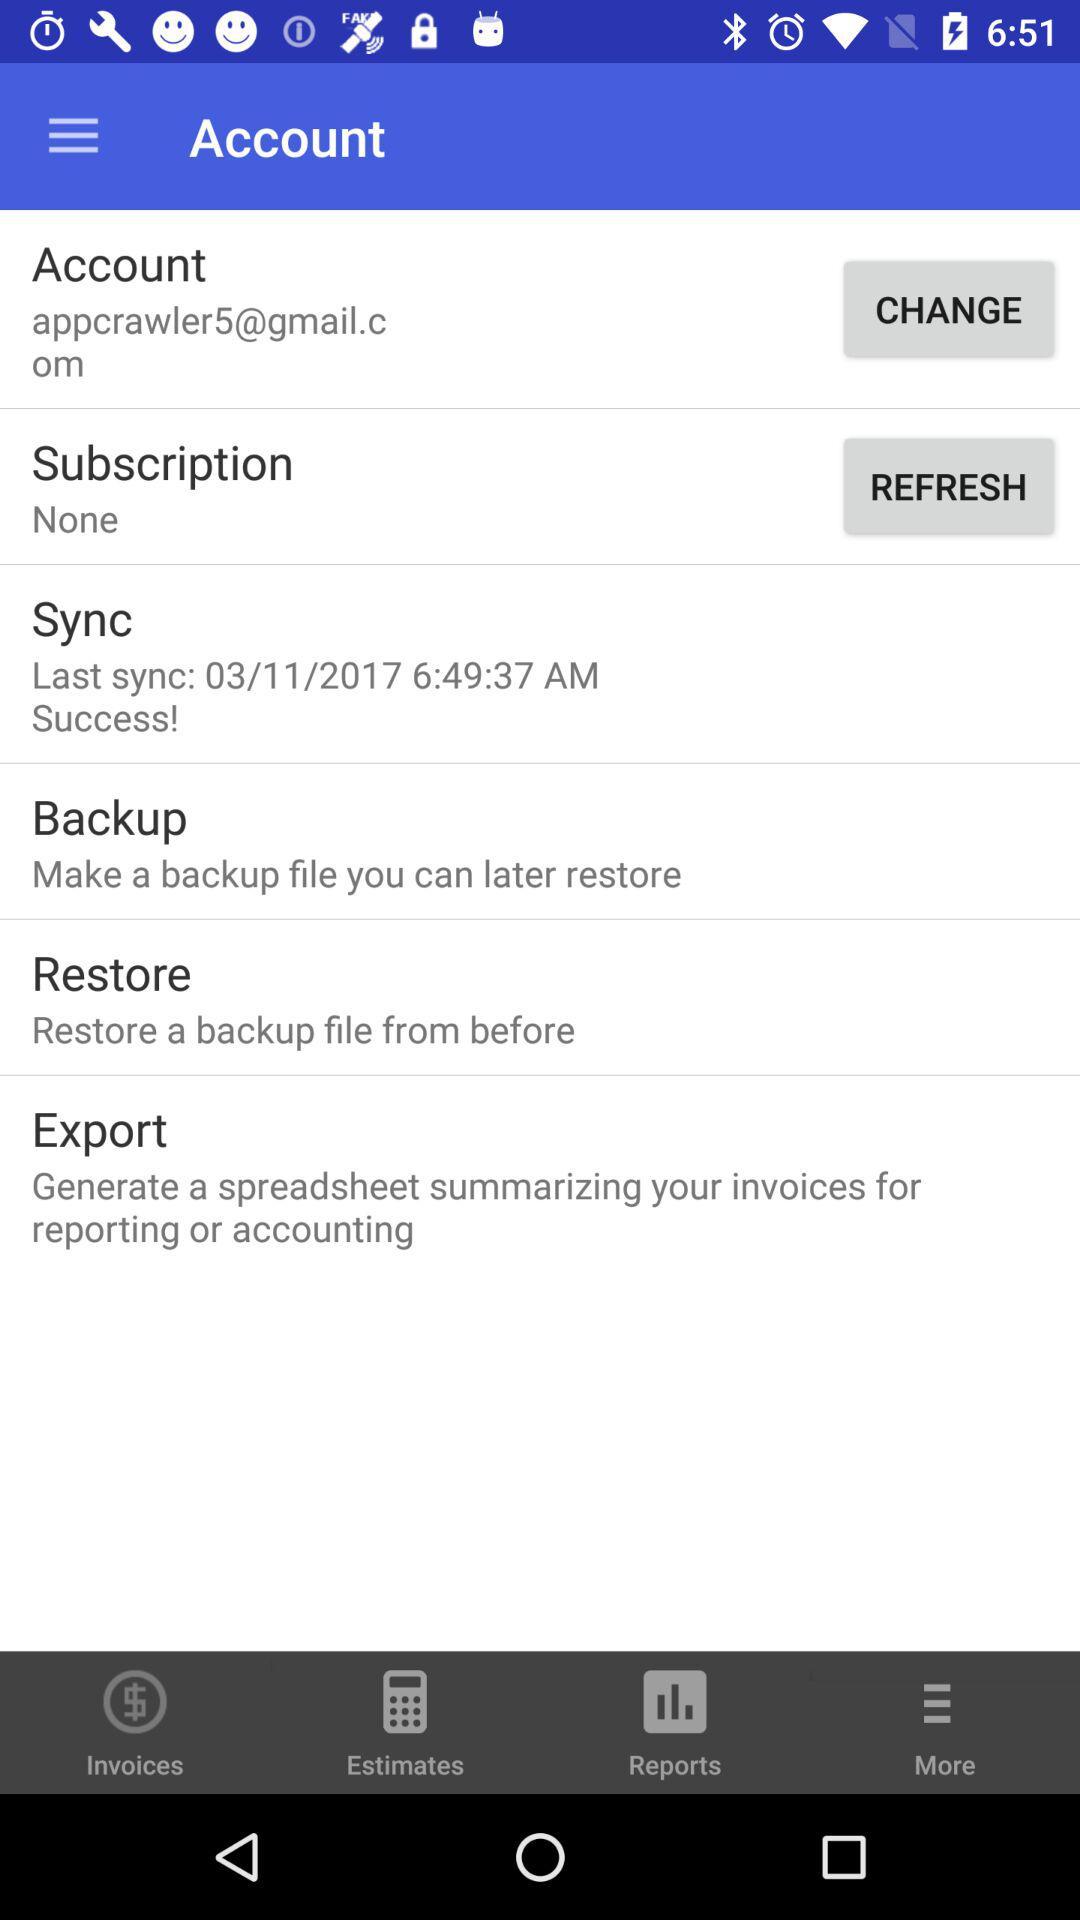  What do you see at coordinates (945, 1736) in the screenshot?
I see `icon at the bottom right corner` at bounding box center [945, 1736].